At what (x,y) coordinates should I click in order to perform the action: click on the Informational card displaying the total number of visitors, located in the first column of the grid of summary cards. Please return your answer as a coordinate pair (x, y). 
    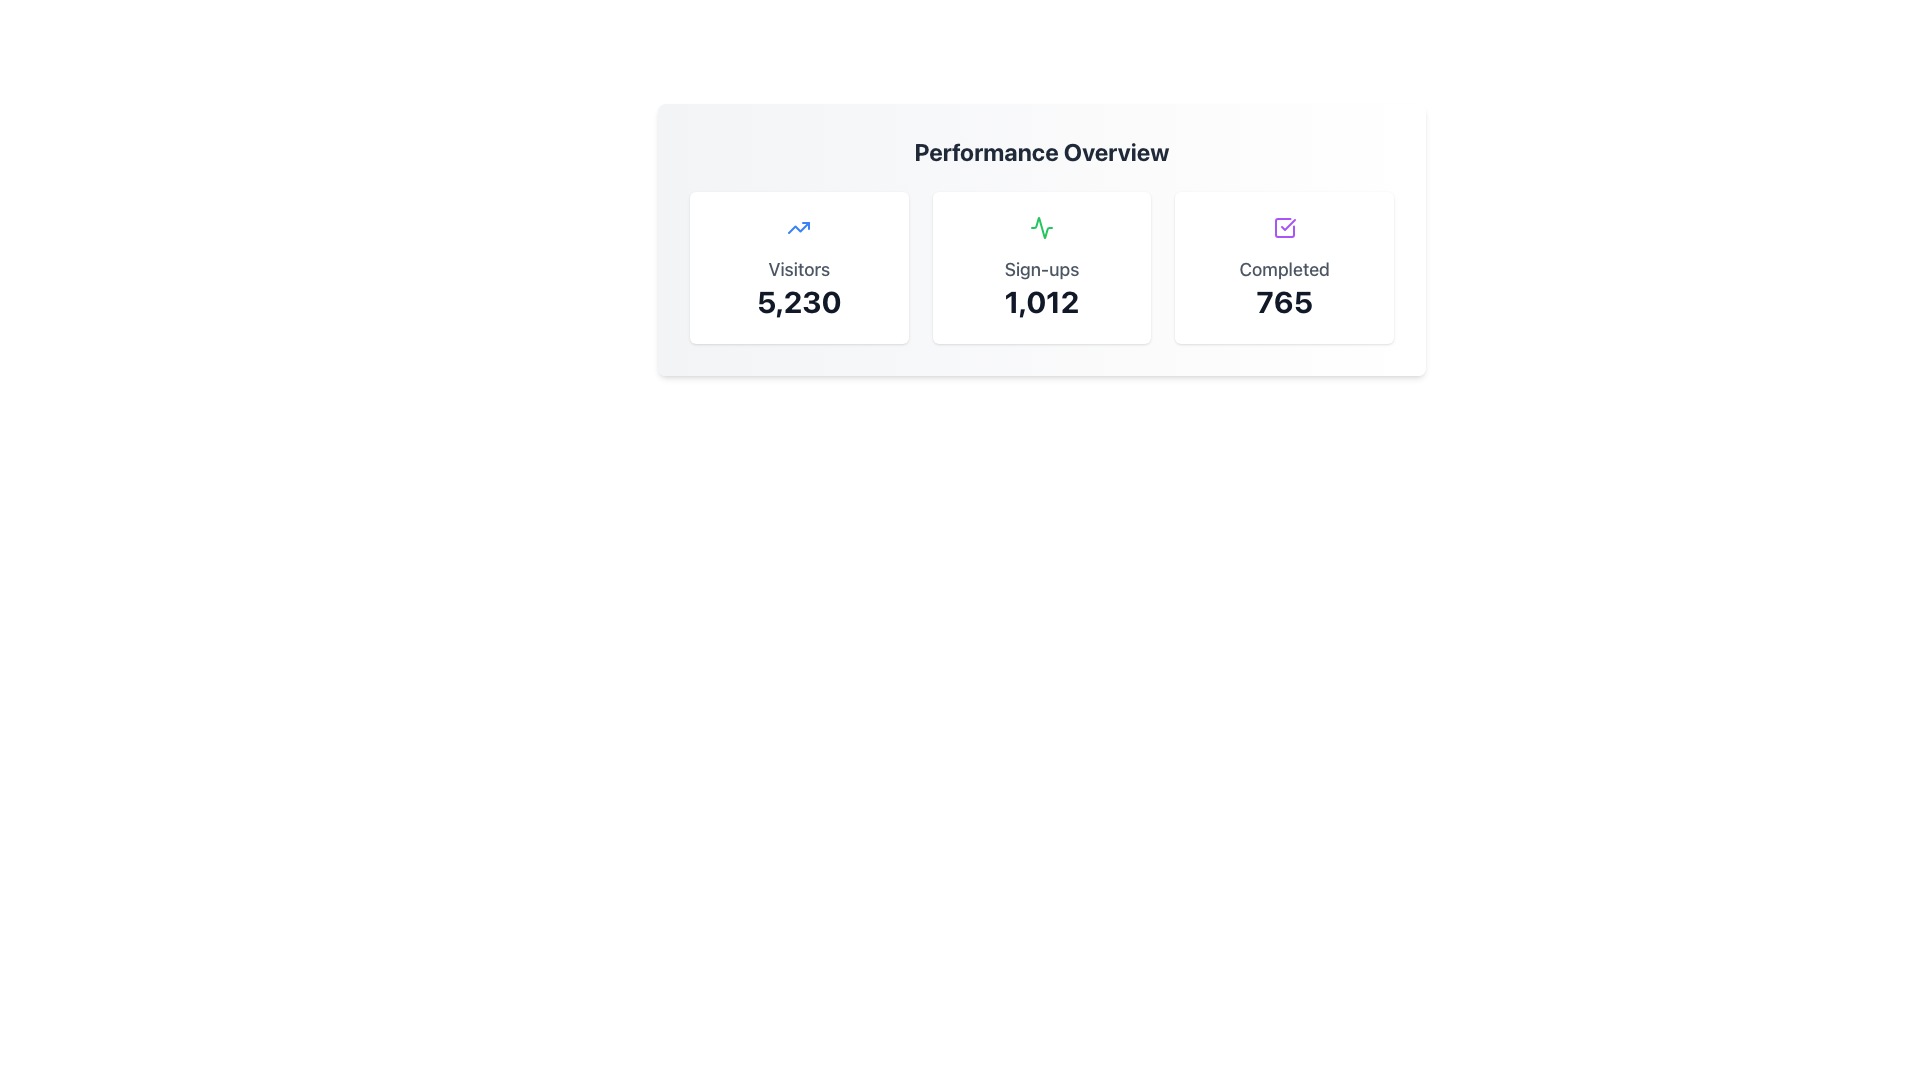
    Looking at the image, I should click on (798, 266).